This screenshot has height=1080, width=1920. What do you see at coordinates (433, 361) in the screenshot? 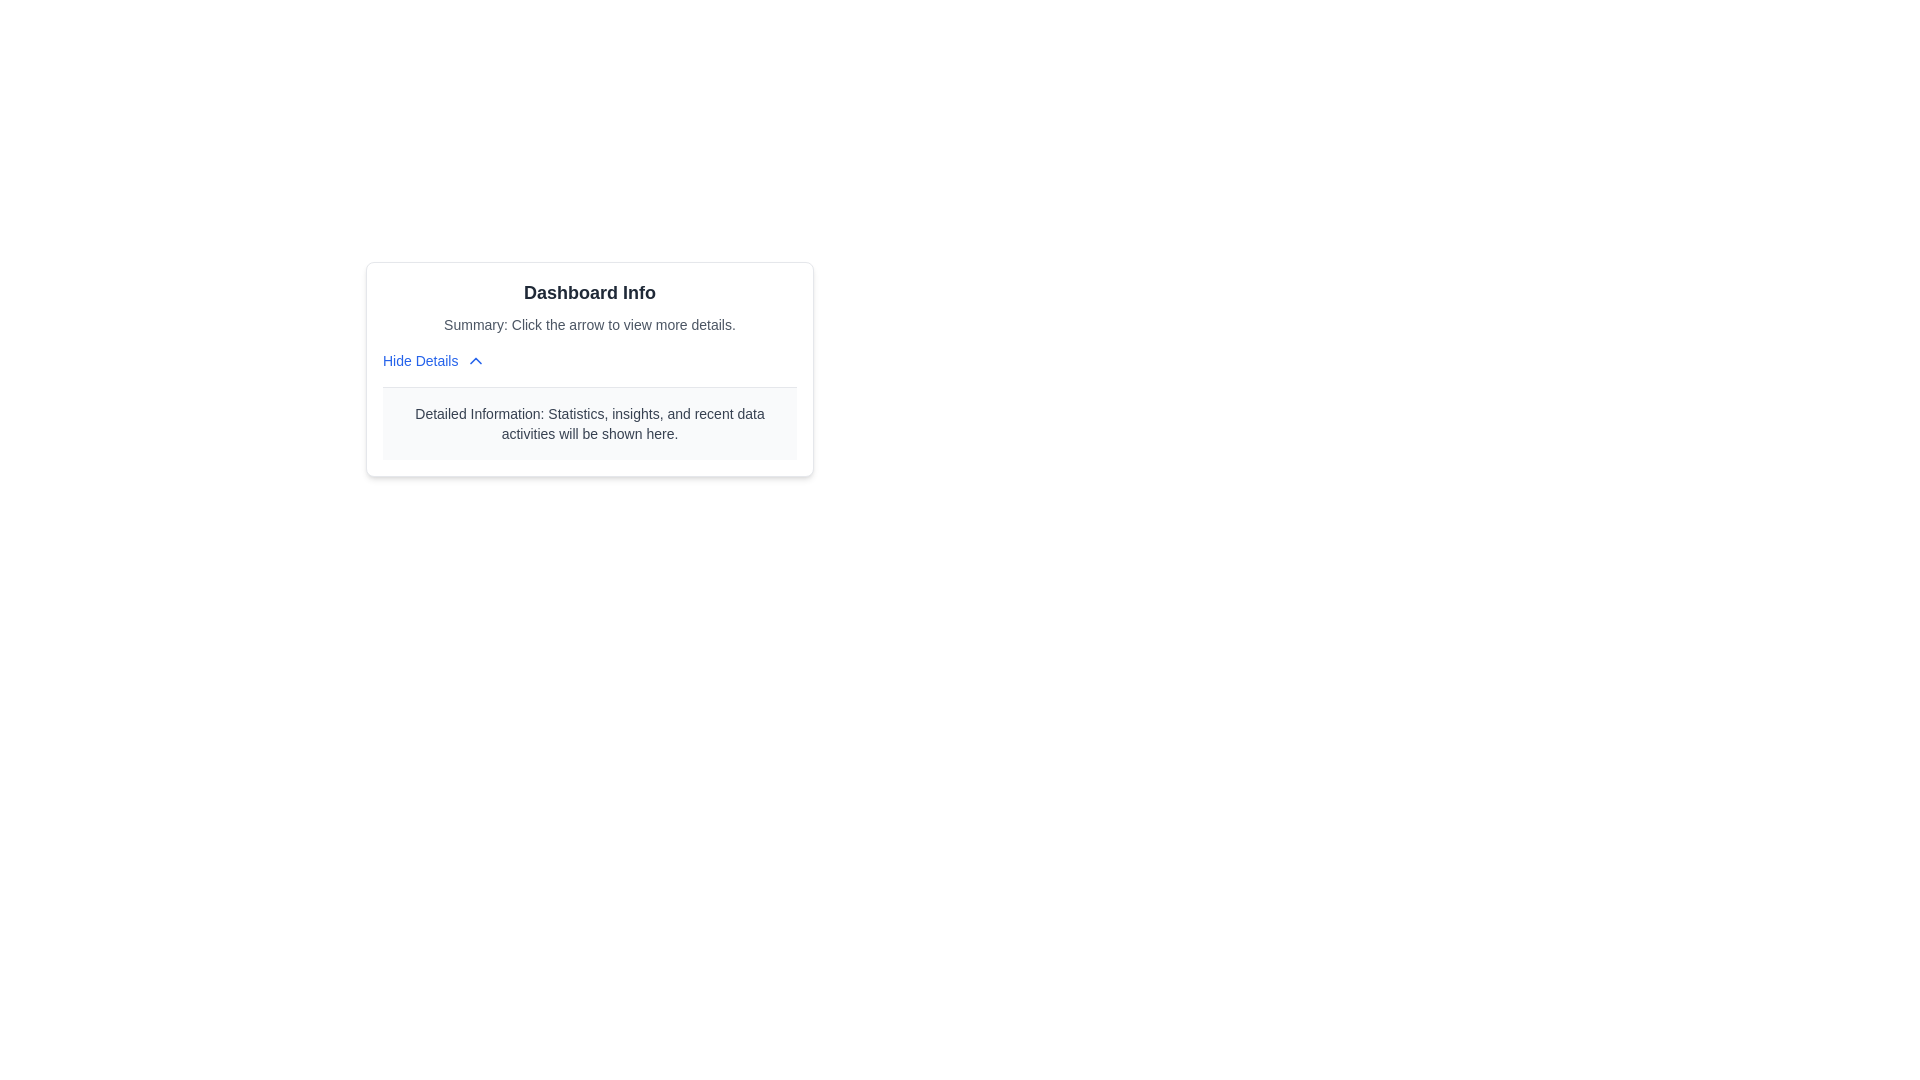
I see `the third Text Button with Icon below the 'Summary' text to hide the additional details displayed below it` at bounding box center [433, 361].